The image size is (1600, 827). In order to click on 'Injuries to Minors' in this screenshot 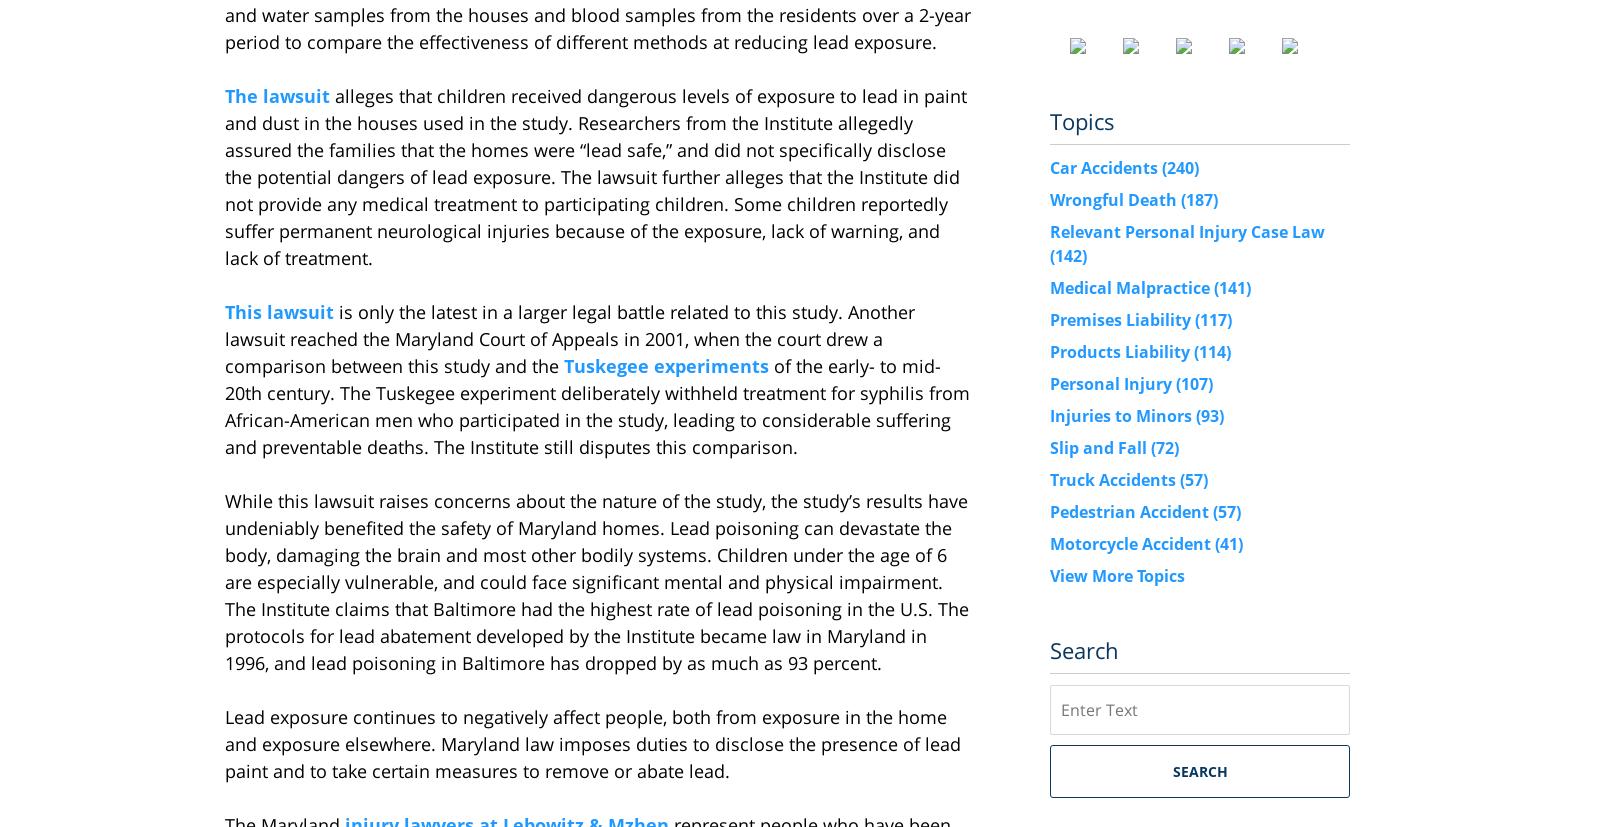, I will do `click(1123, 414)`.